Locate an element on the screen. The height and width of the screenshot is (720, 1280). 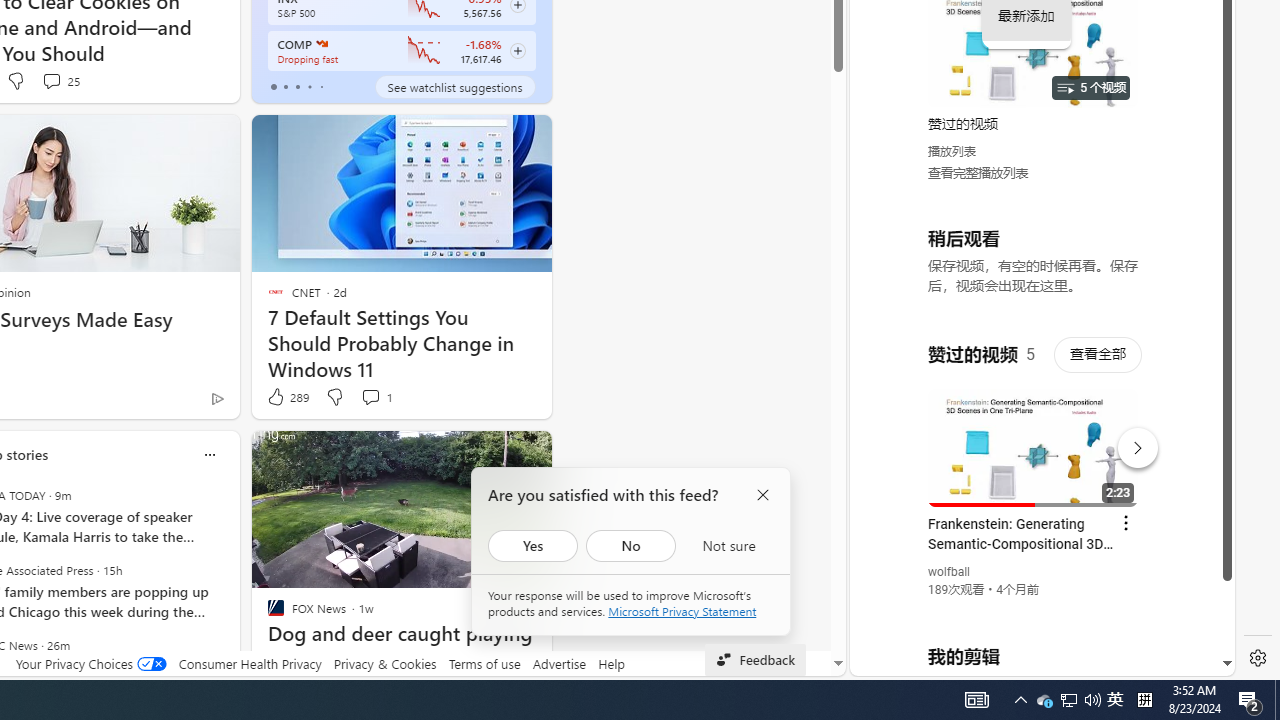
'tab-0' is located at coordinates (272, 86).